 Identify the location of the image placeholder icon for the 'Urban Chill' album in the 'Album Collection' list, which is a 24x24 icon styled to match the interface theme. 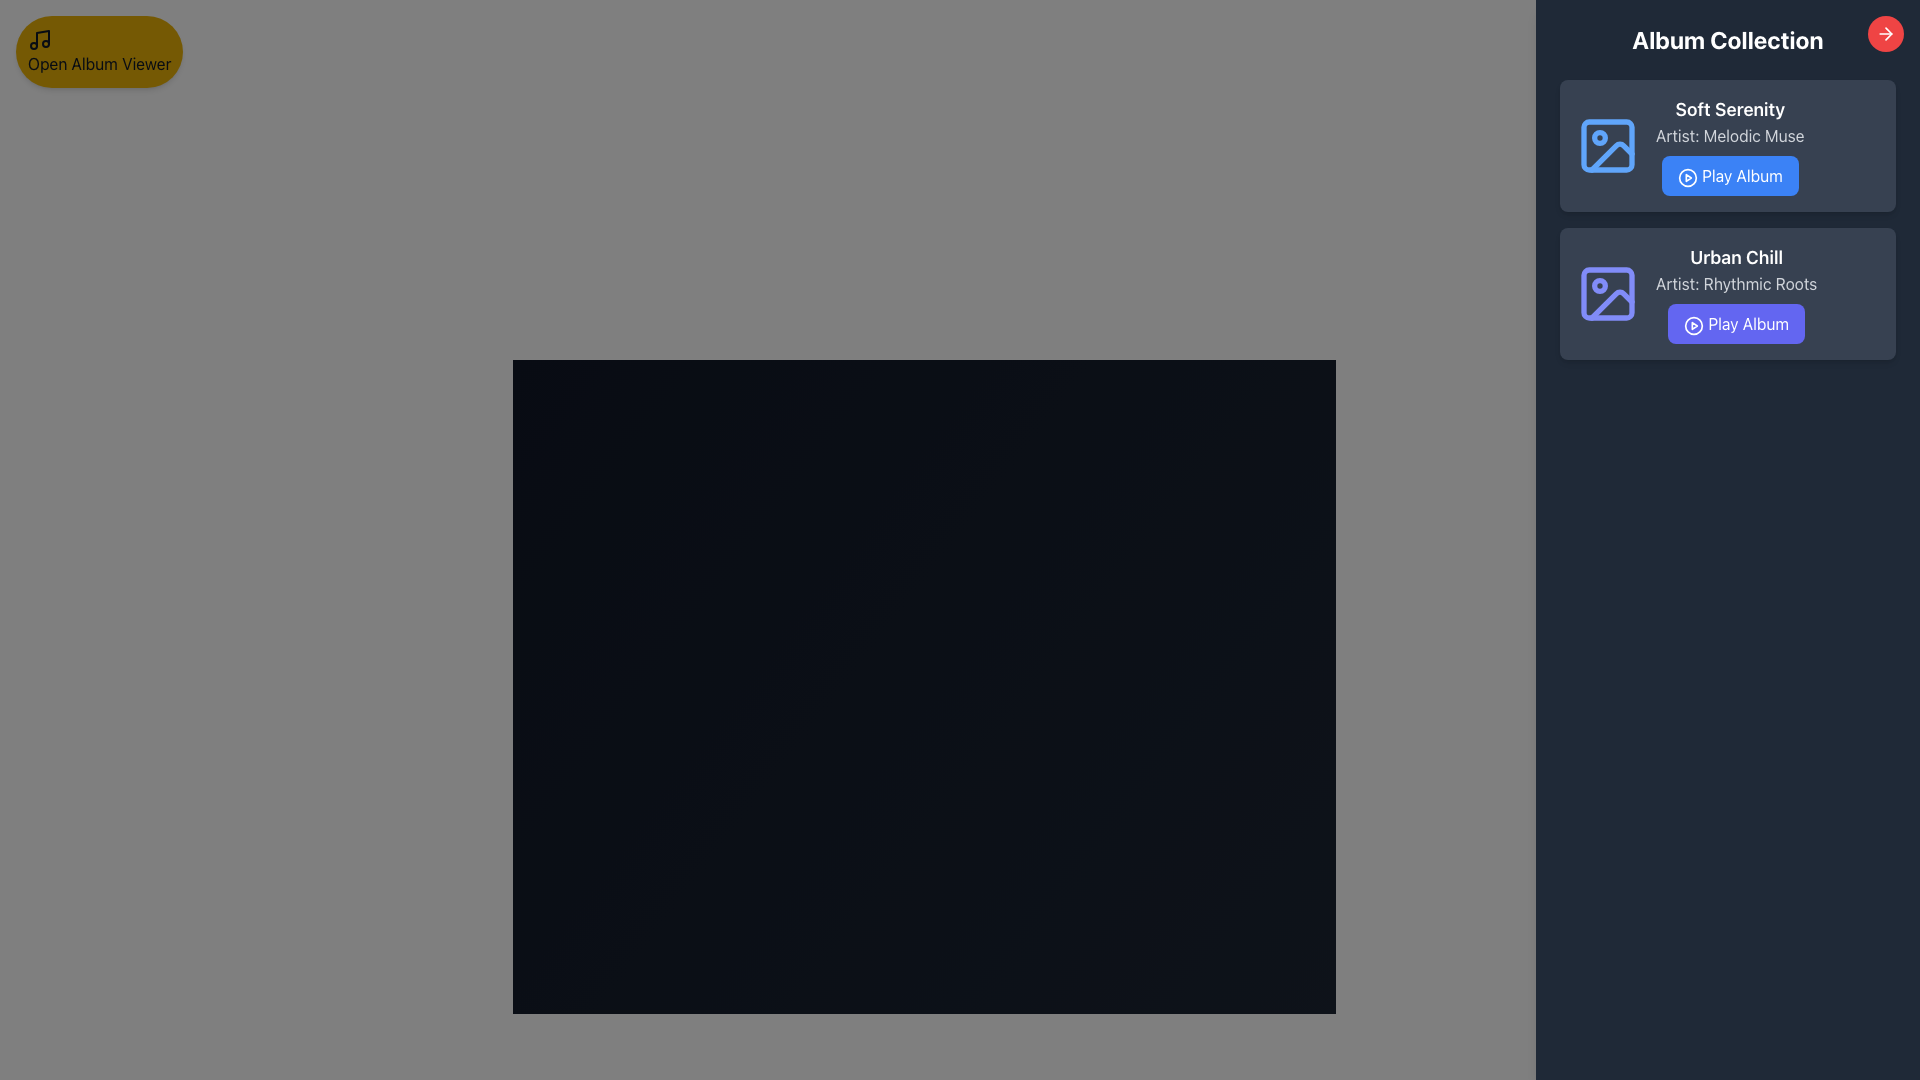
(1608, 293).